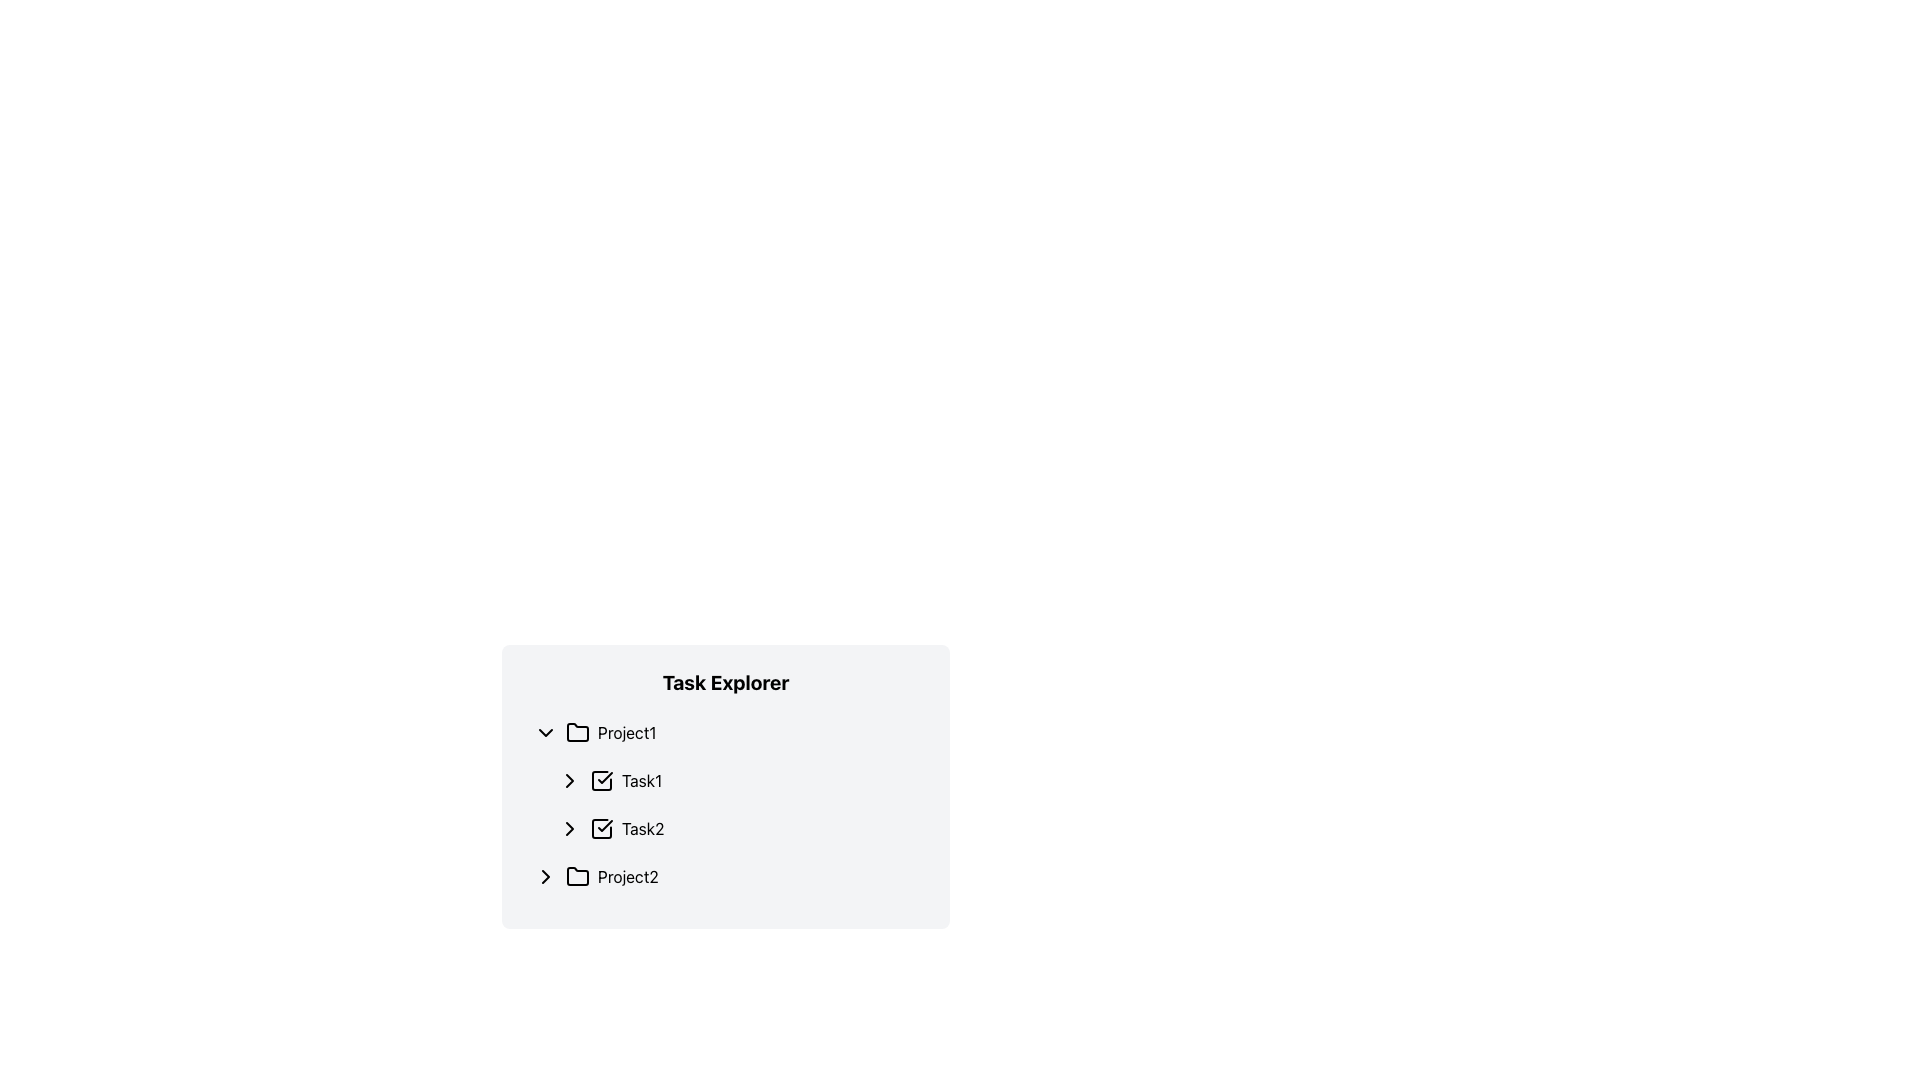 Image resolution: width=1920 pixels, height=1080 pixels. Describe the element at coordinates (576, 732) in the screenshot. I see `the folder icon located in the 'Task Explorer' interface, to the left of the text 'Project1', to interact with it` at that location.